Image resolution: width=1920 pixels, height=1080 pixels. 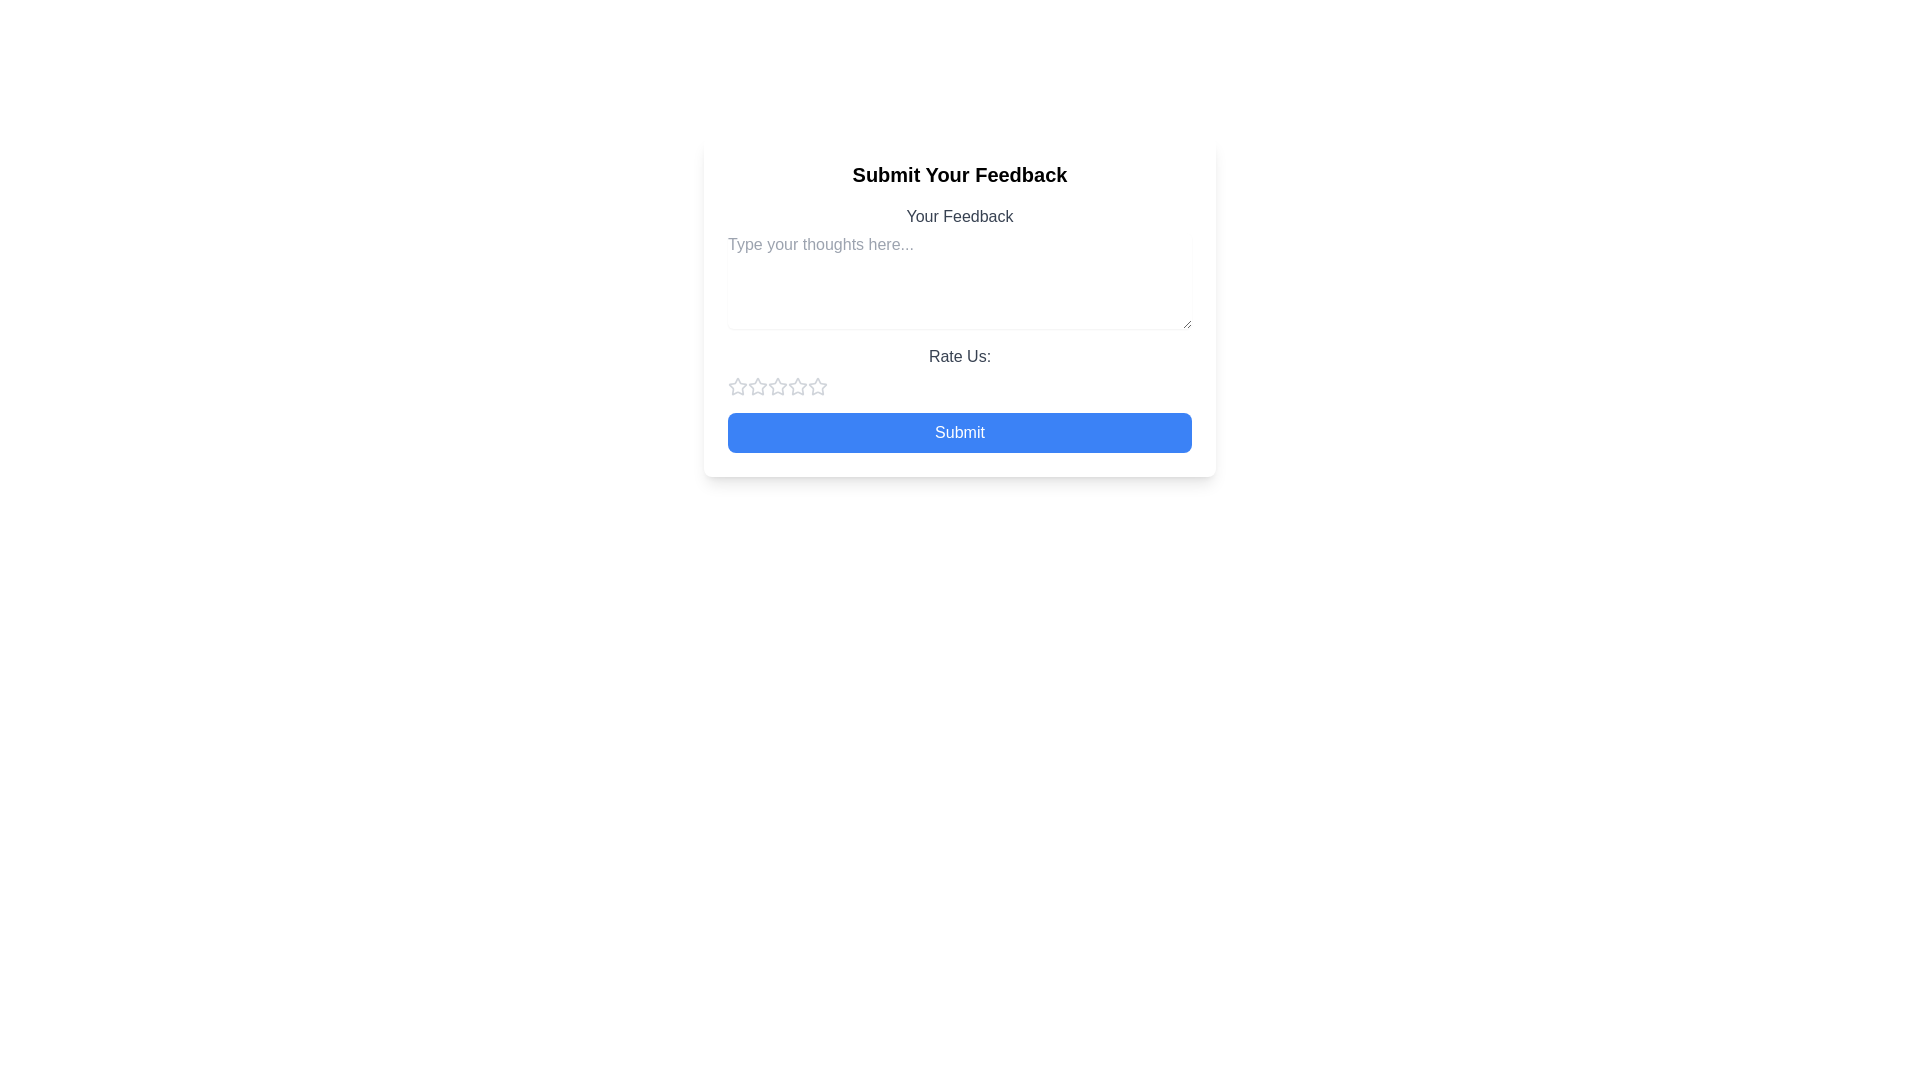 I want to click on the first star-shaped icon in the rating system, so click(x=737, y=386).